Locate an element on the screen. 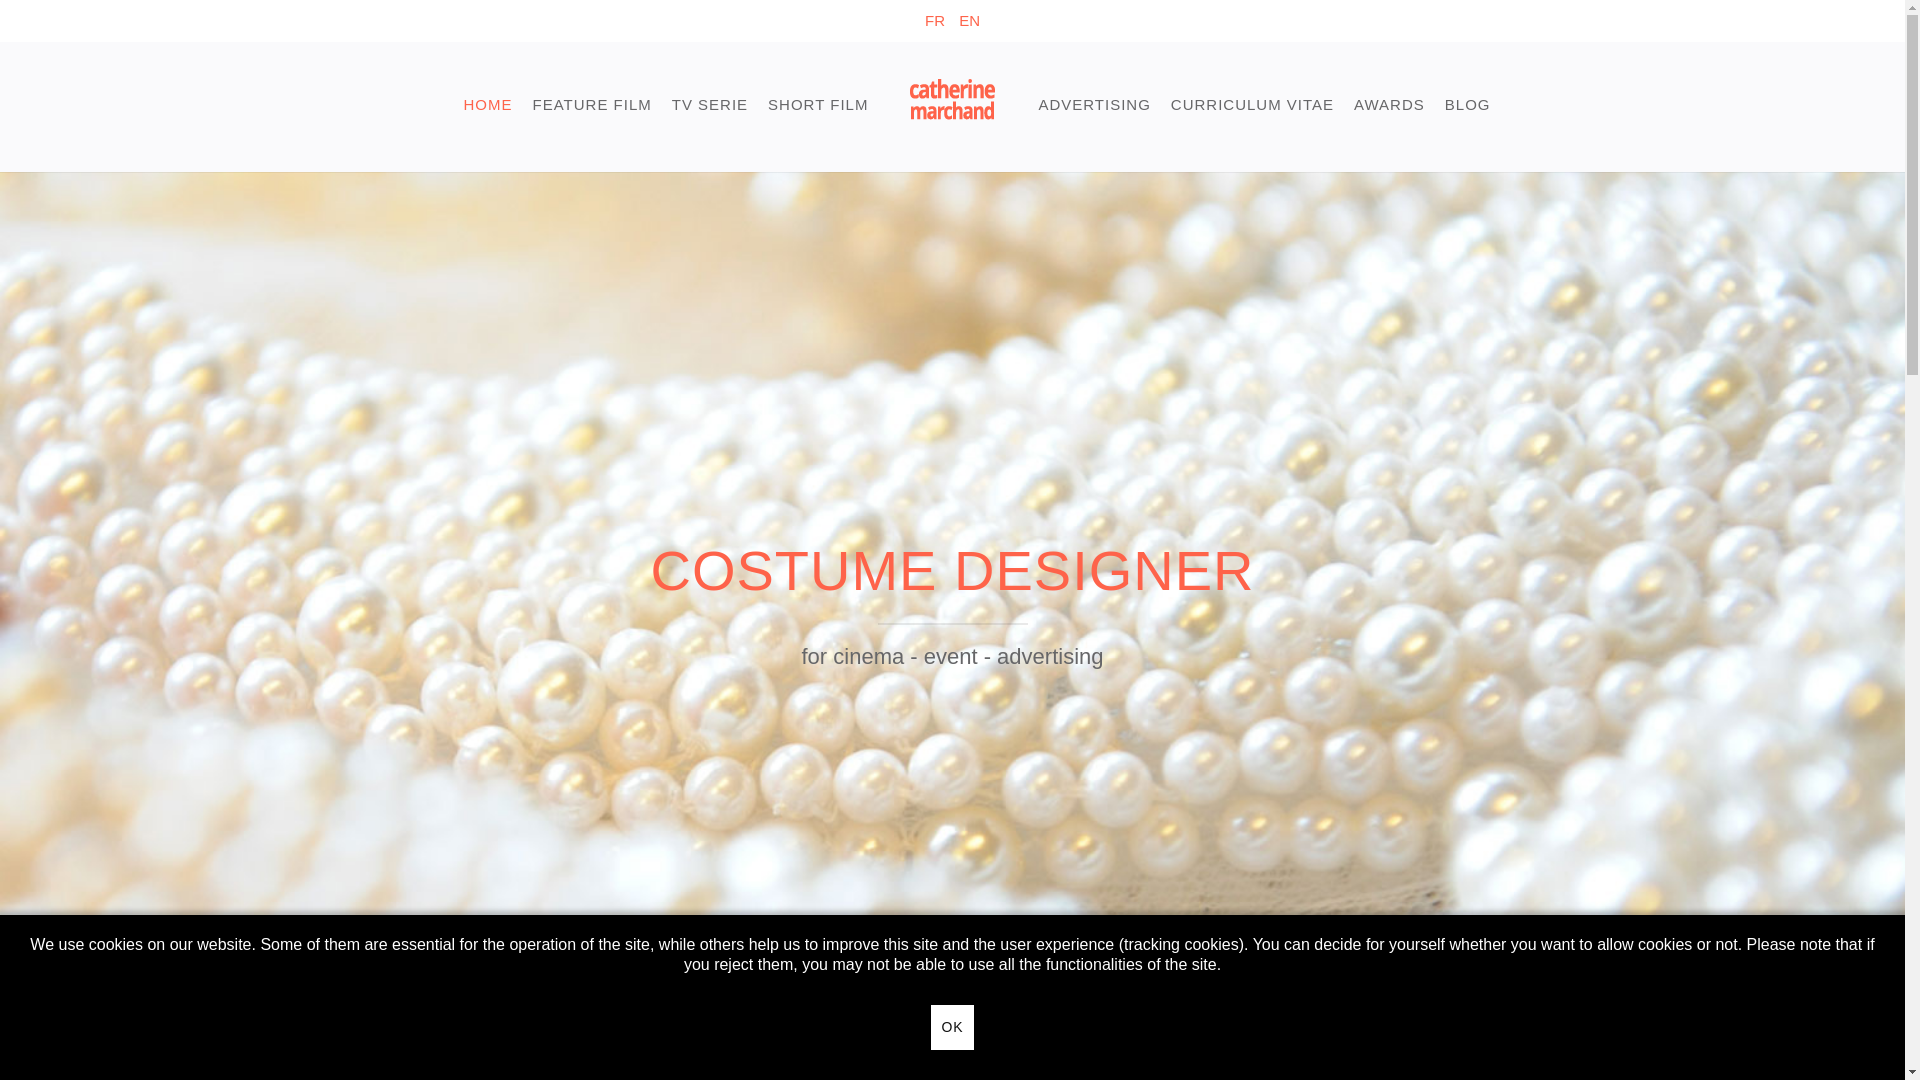  'BLOG' is located at coordinates (1468, 103).